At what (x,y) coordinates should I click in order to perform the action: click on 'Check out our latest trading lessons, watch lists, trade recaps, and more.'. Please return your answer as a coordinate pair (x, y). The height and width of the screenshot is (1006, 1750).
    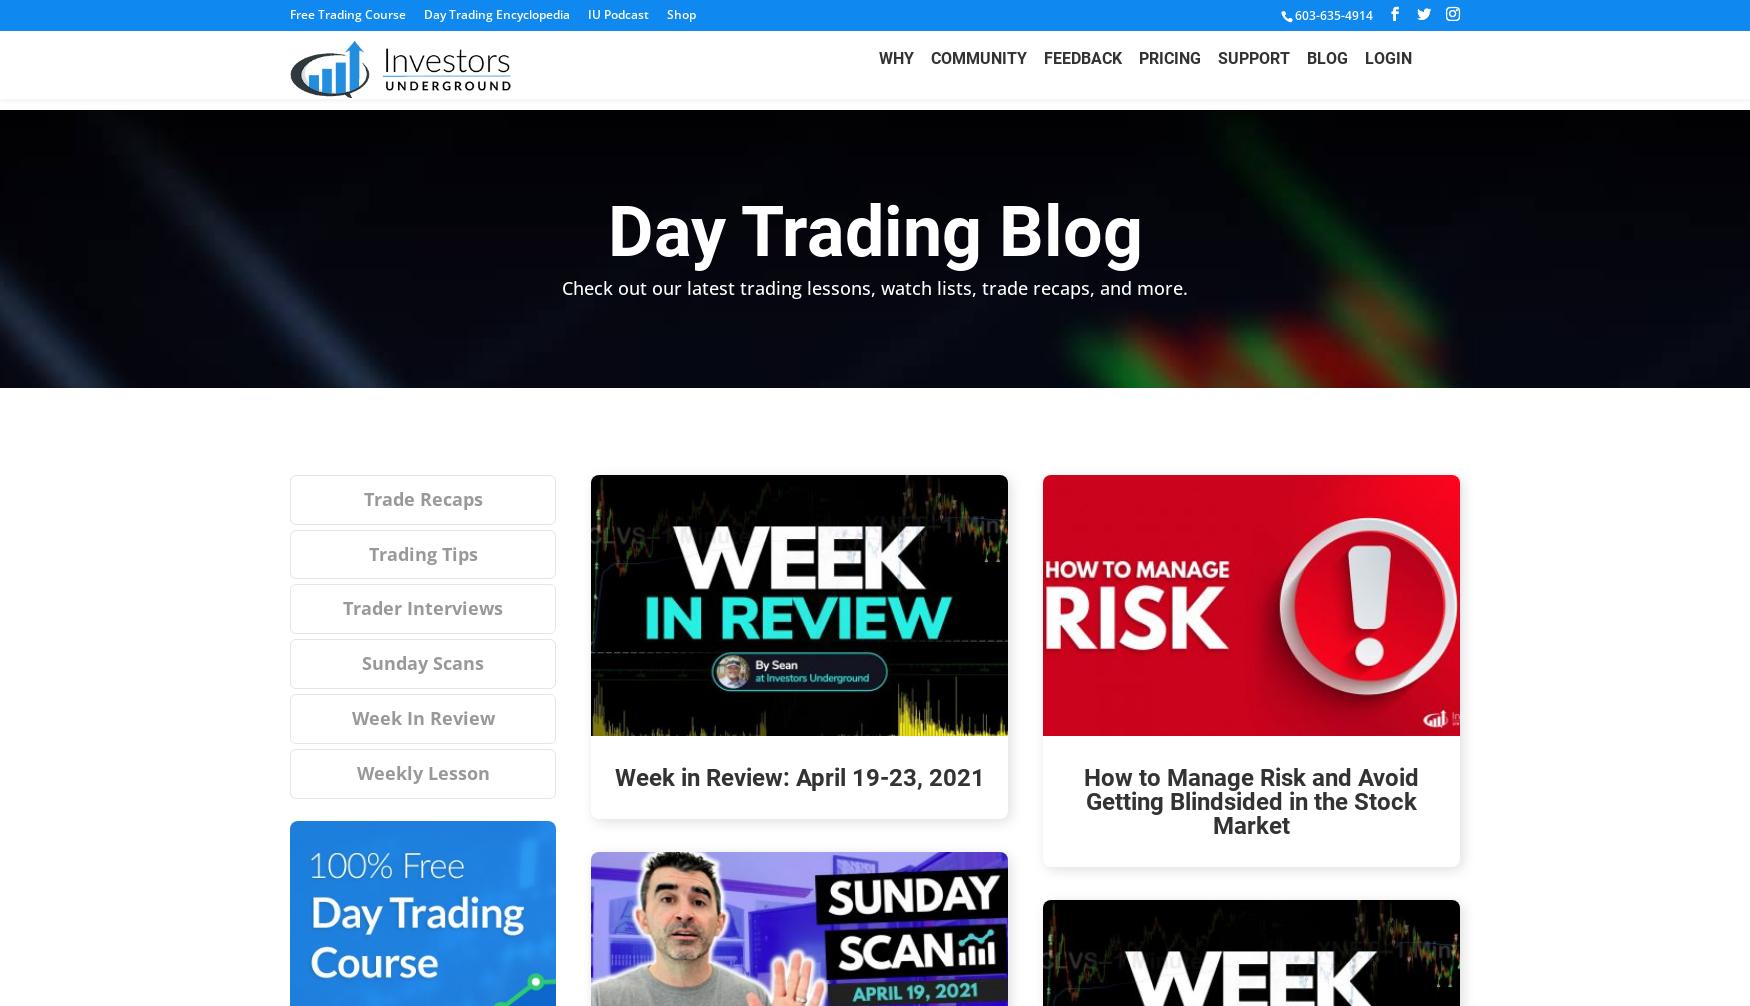
    Looking at the image, I should click on (875, 287).